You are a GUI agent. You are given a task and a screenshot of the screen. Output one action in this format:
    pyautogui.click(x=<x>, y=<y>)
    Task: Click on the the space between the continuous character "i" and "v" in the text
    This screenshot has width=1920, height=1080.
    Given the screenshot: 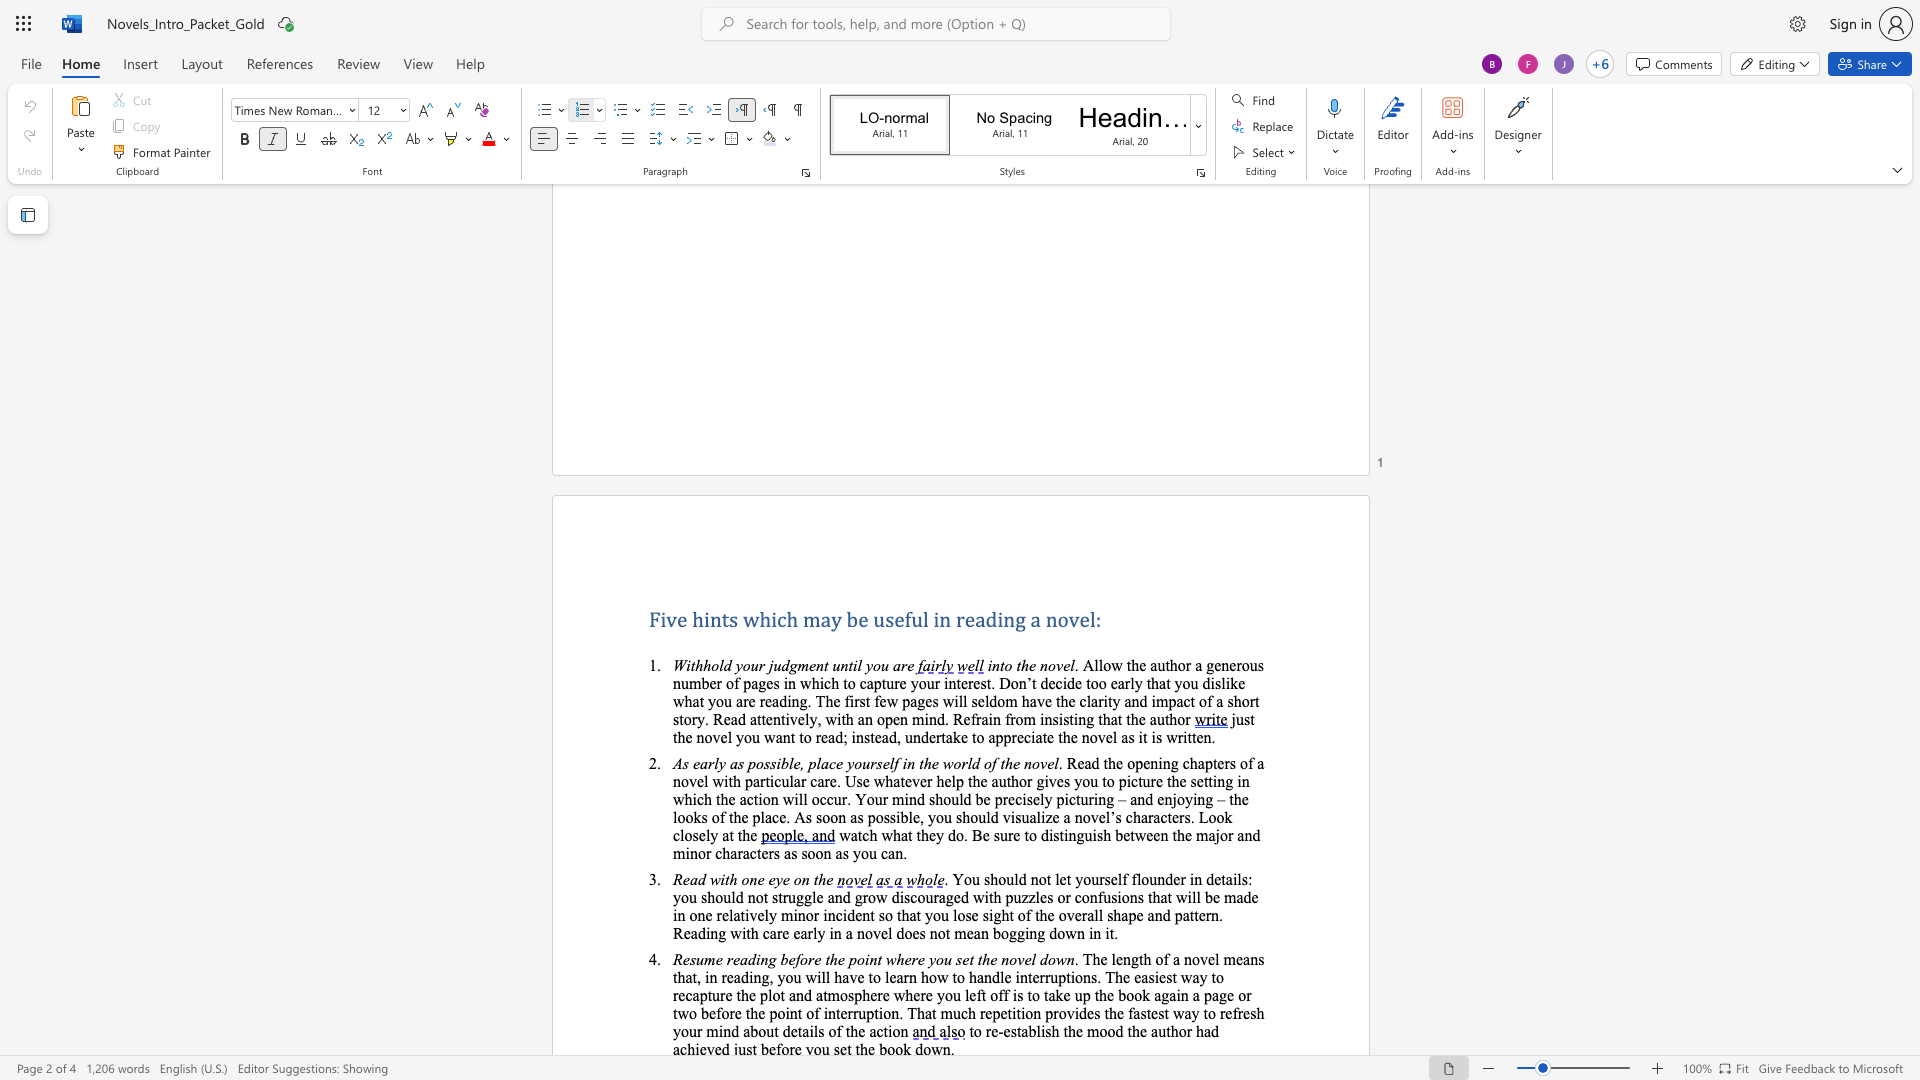 What is the action you would take?
    pyautogui.click(x=749, y=915)
    